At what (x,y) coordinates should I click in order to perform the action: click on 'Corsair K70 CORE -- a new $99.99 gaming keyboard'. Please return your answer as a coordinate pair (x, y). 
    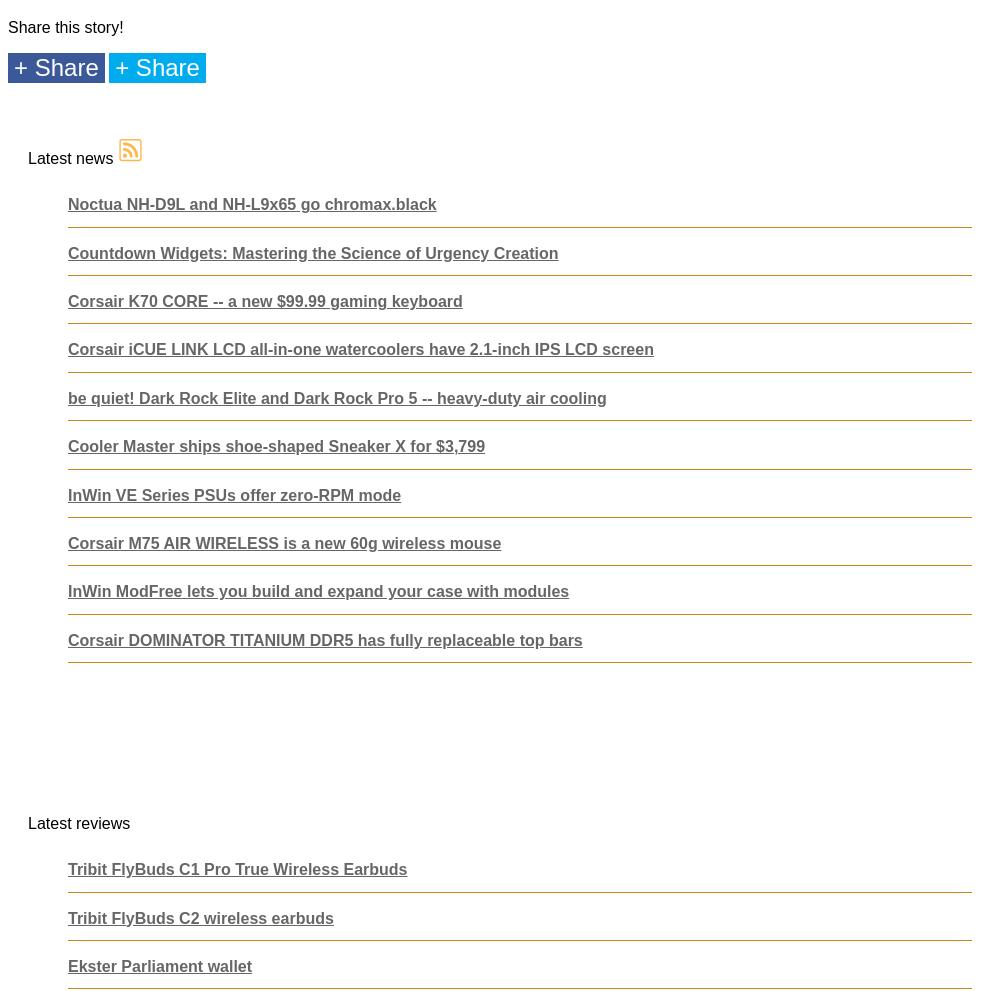
    Looking at the image, I should click on (265, 300).